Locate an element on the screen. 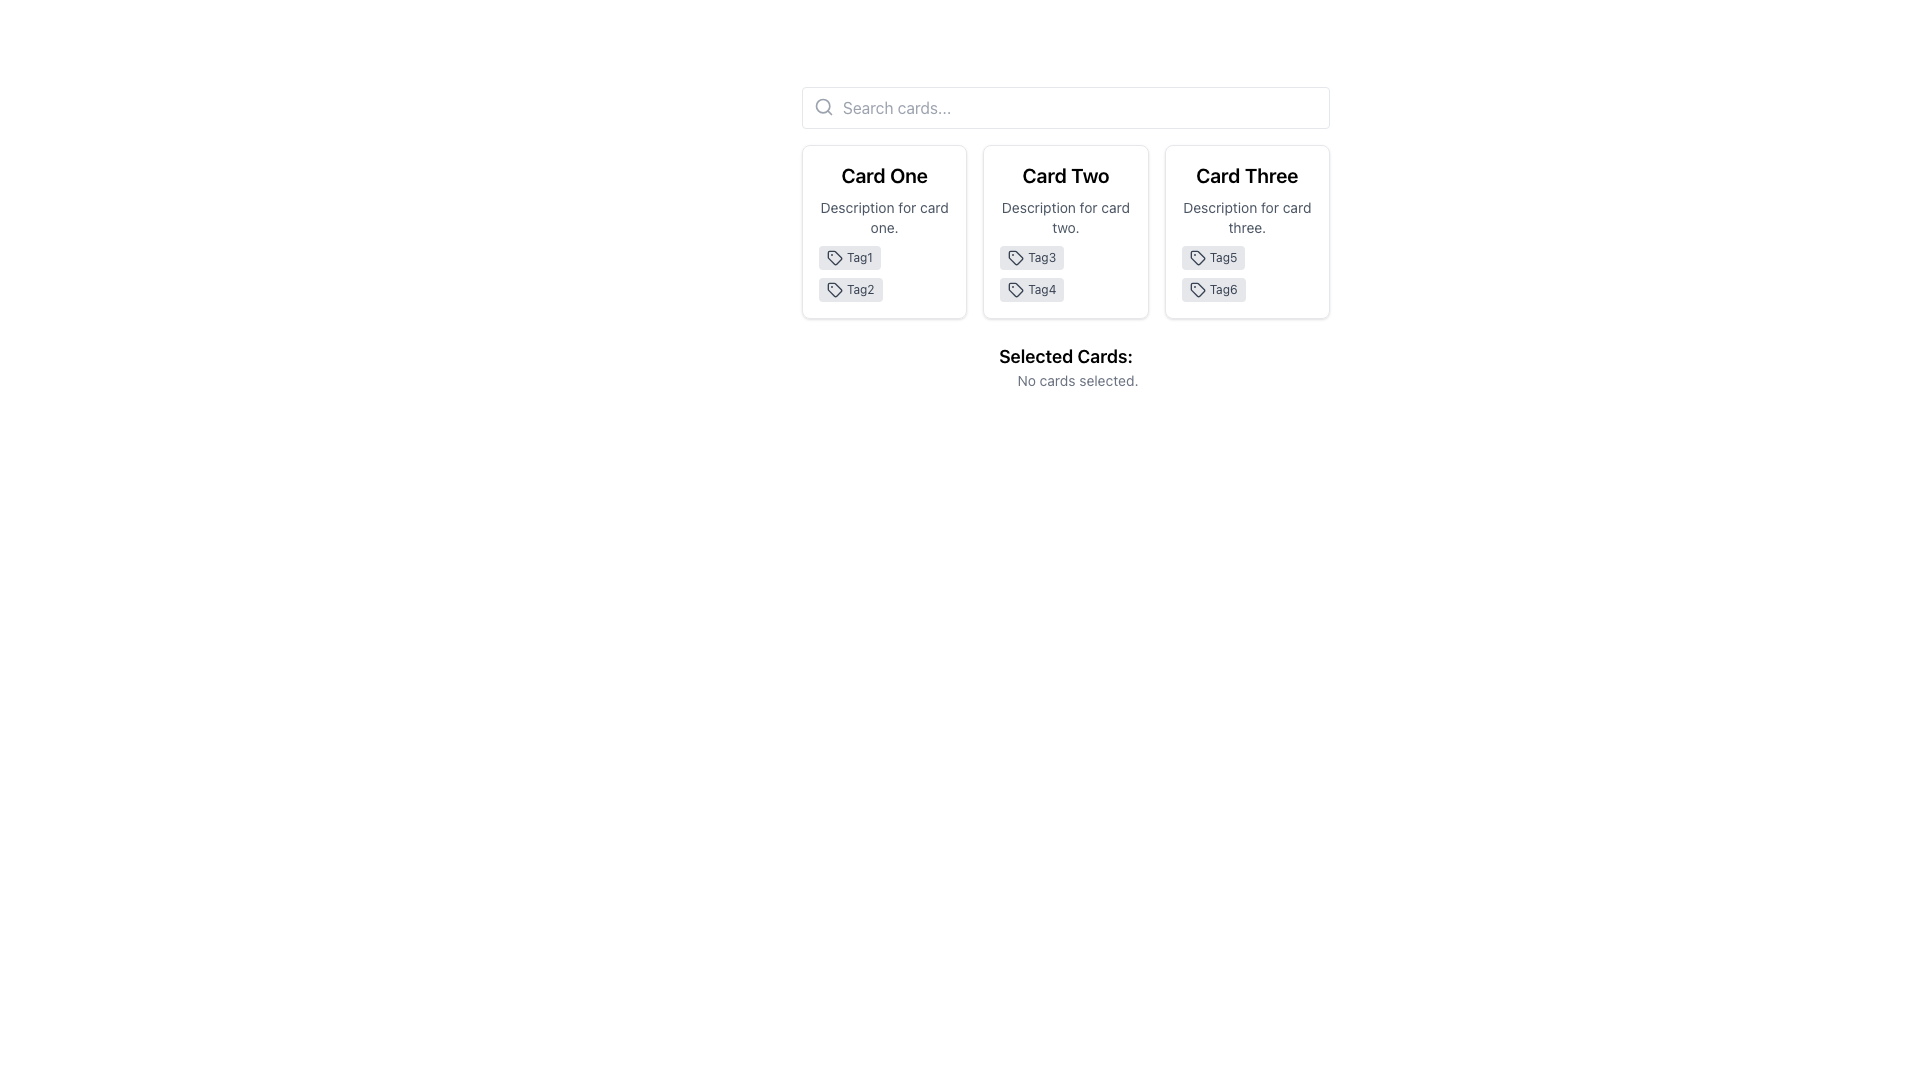 The width and height of the screenshot is (1920, 1080). the static text label reading 'Selected Cards:' which indicates a section or heading within the interface, located below the card descriptions area is located at coordinates (1064, 356).